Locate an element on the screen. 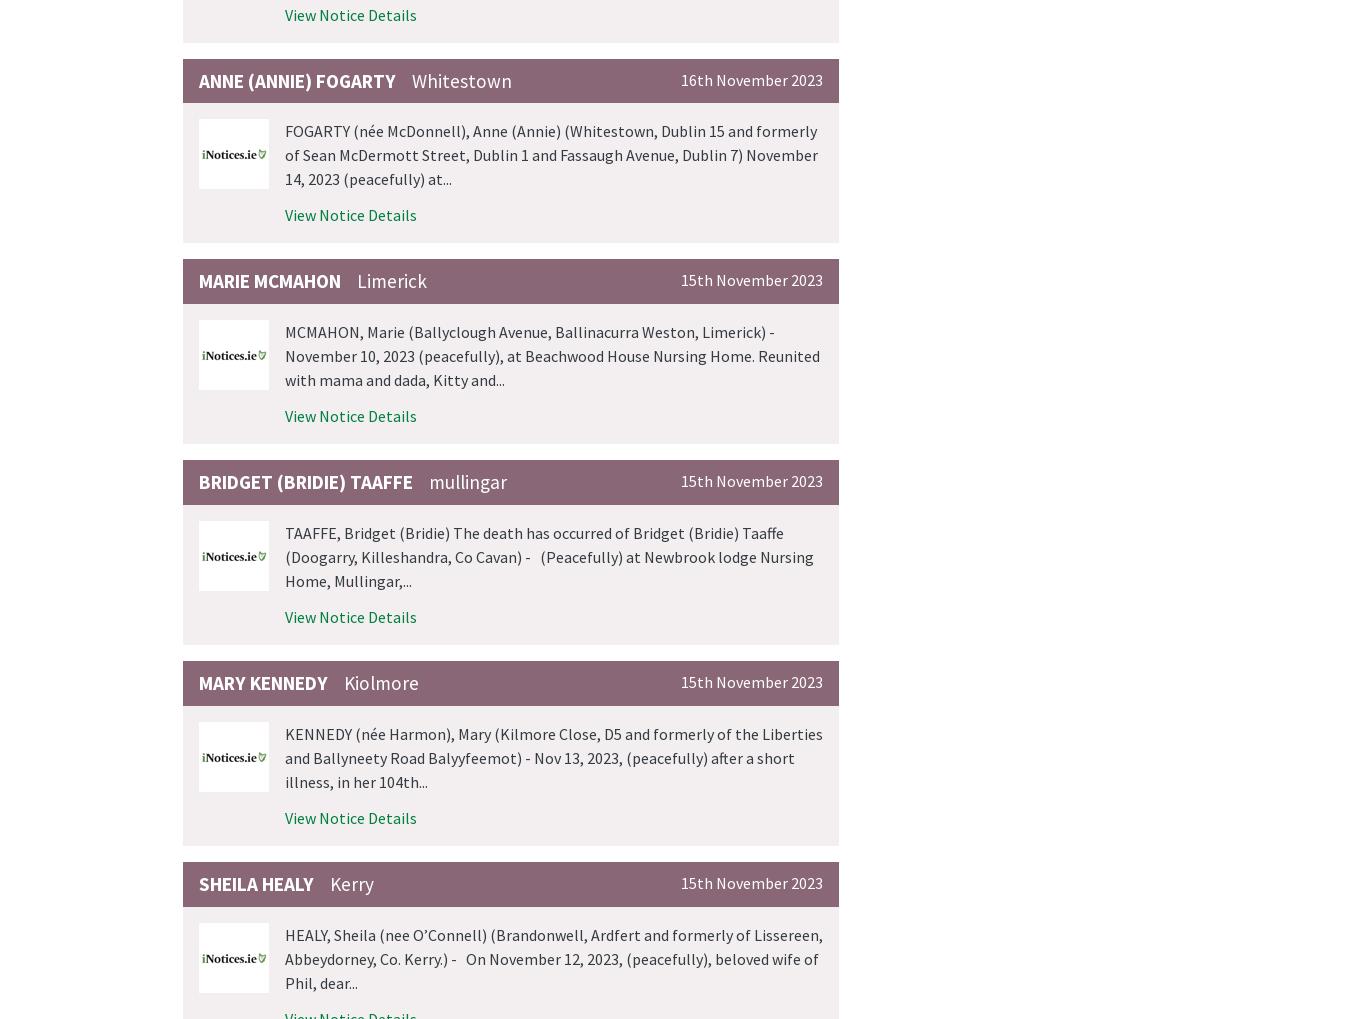  'HEALY, Sheila                     (nee O’Connell) (Brandonwell, Ardfert and formerly of Lissereen, Abbeydorney, Co. Kerry.) -     On November 12, 2023, (peacefully), beloved wife of Phil, dear...' is located at coordinates (554, 956).